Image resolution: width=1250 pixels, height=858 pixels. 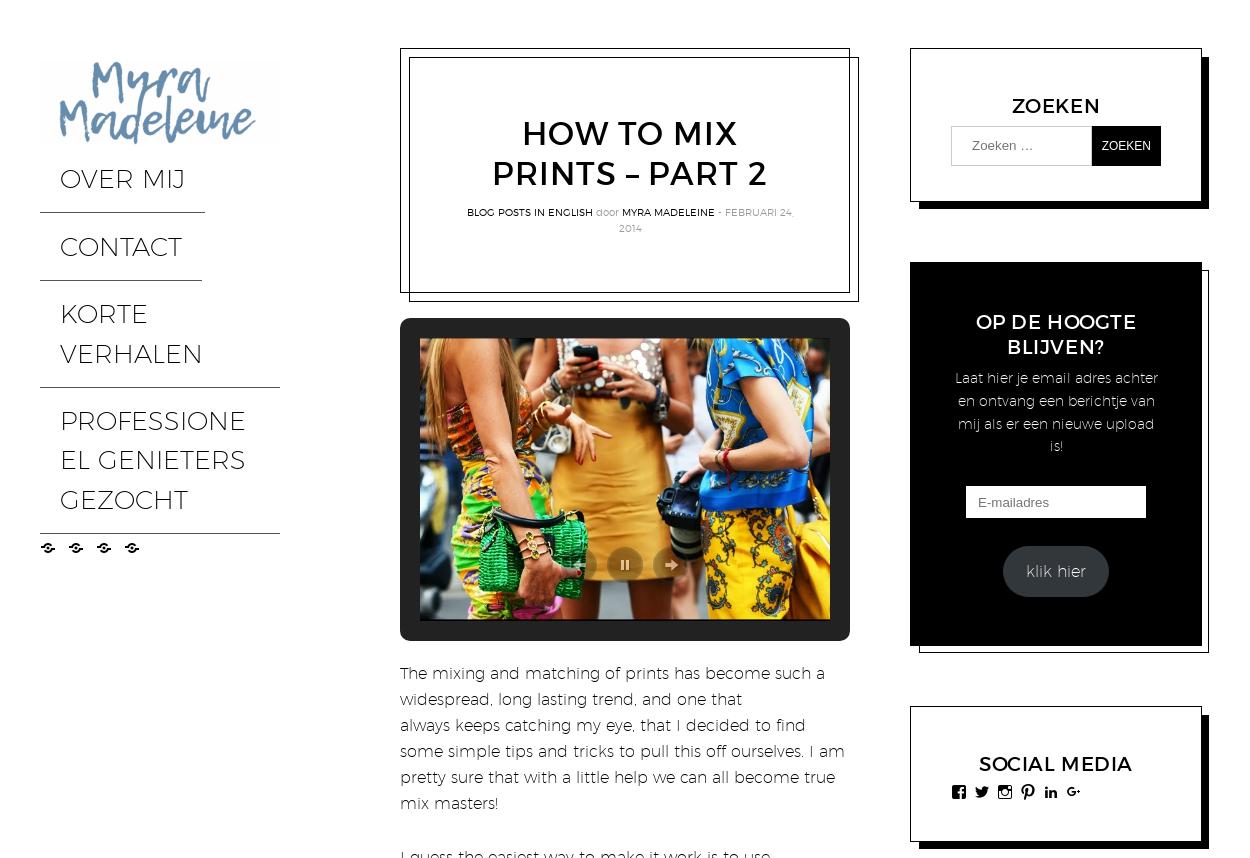 I want to click on 'PROFESSIONEEL GENIETERS GEZOCHT', so click(x=139, y=276).